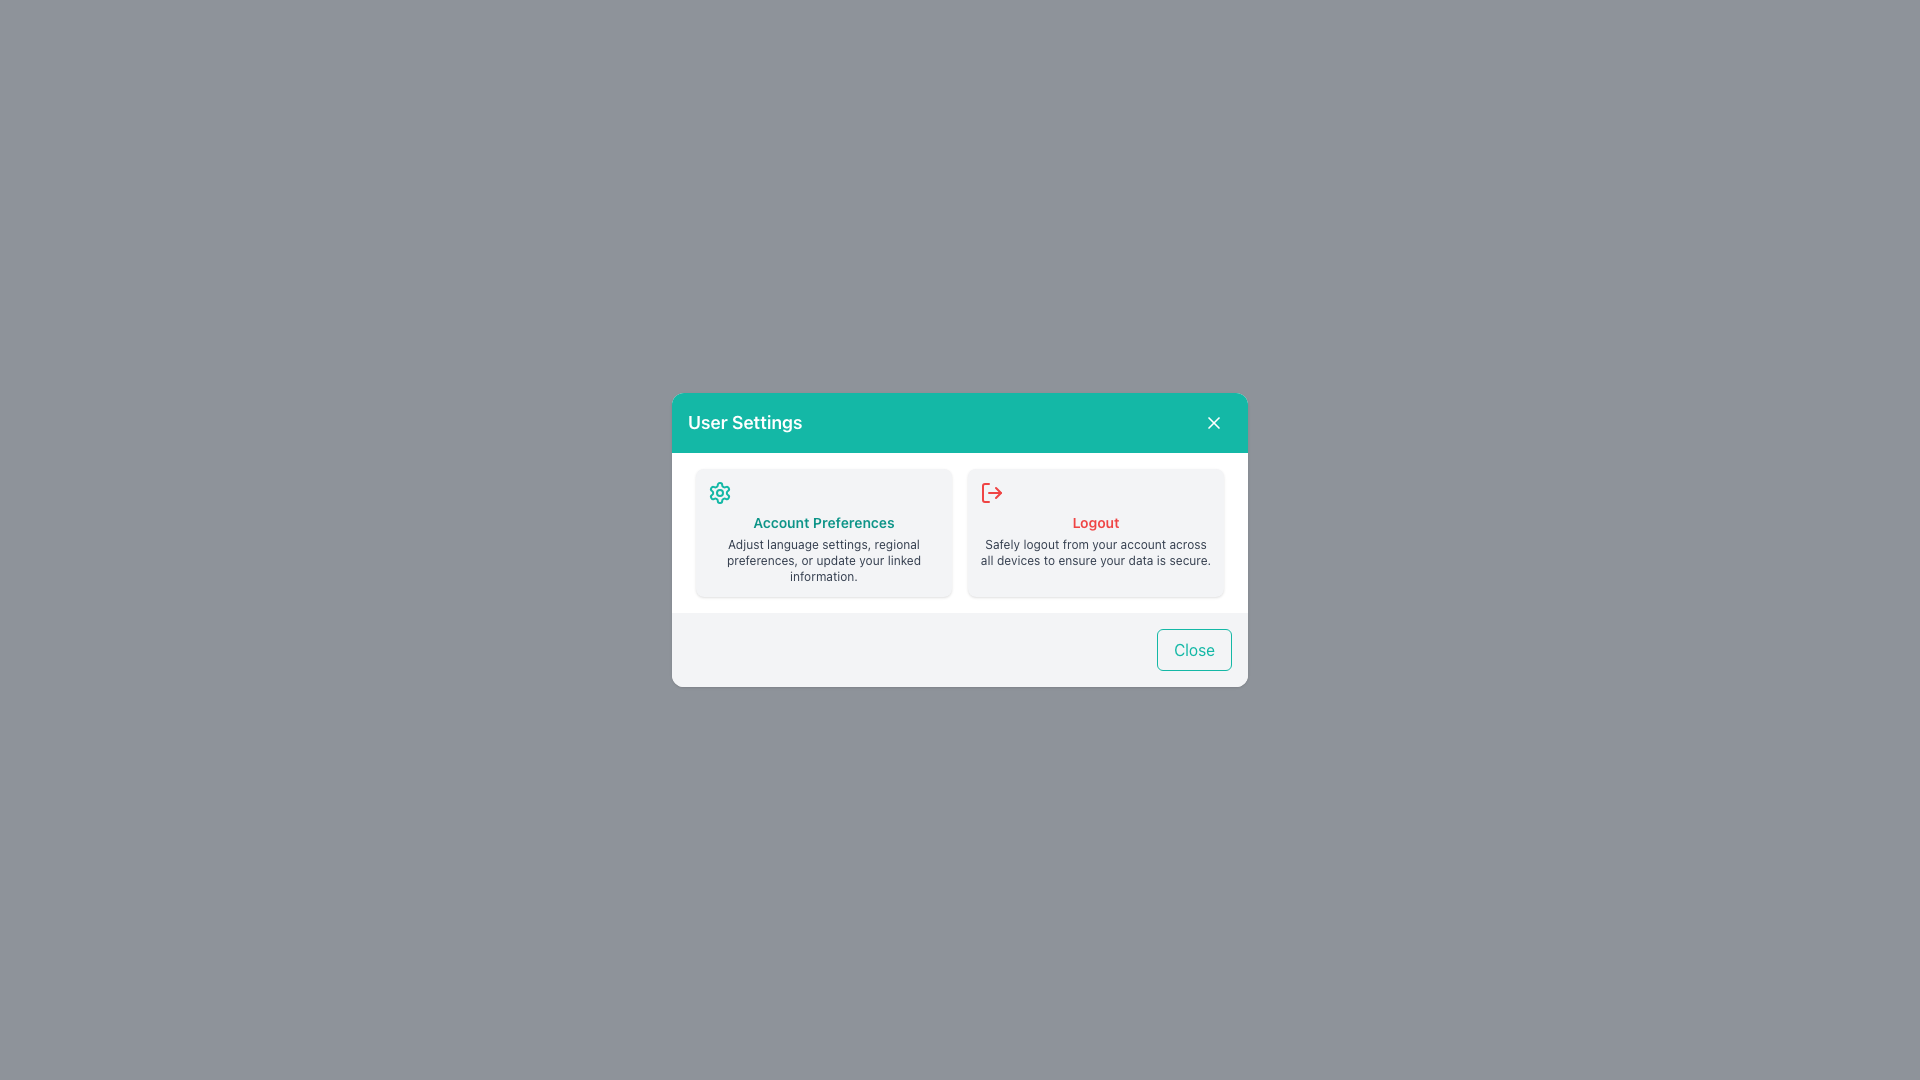 The image size is (1920, 1080). I want to click on the illustrative icon located in the upper-left corner of the 'Account Preferences' panel to serve as a visual reference for section navigation, so click(720, 493).